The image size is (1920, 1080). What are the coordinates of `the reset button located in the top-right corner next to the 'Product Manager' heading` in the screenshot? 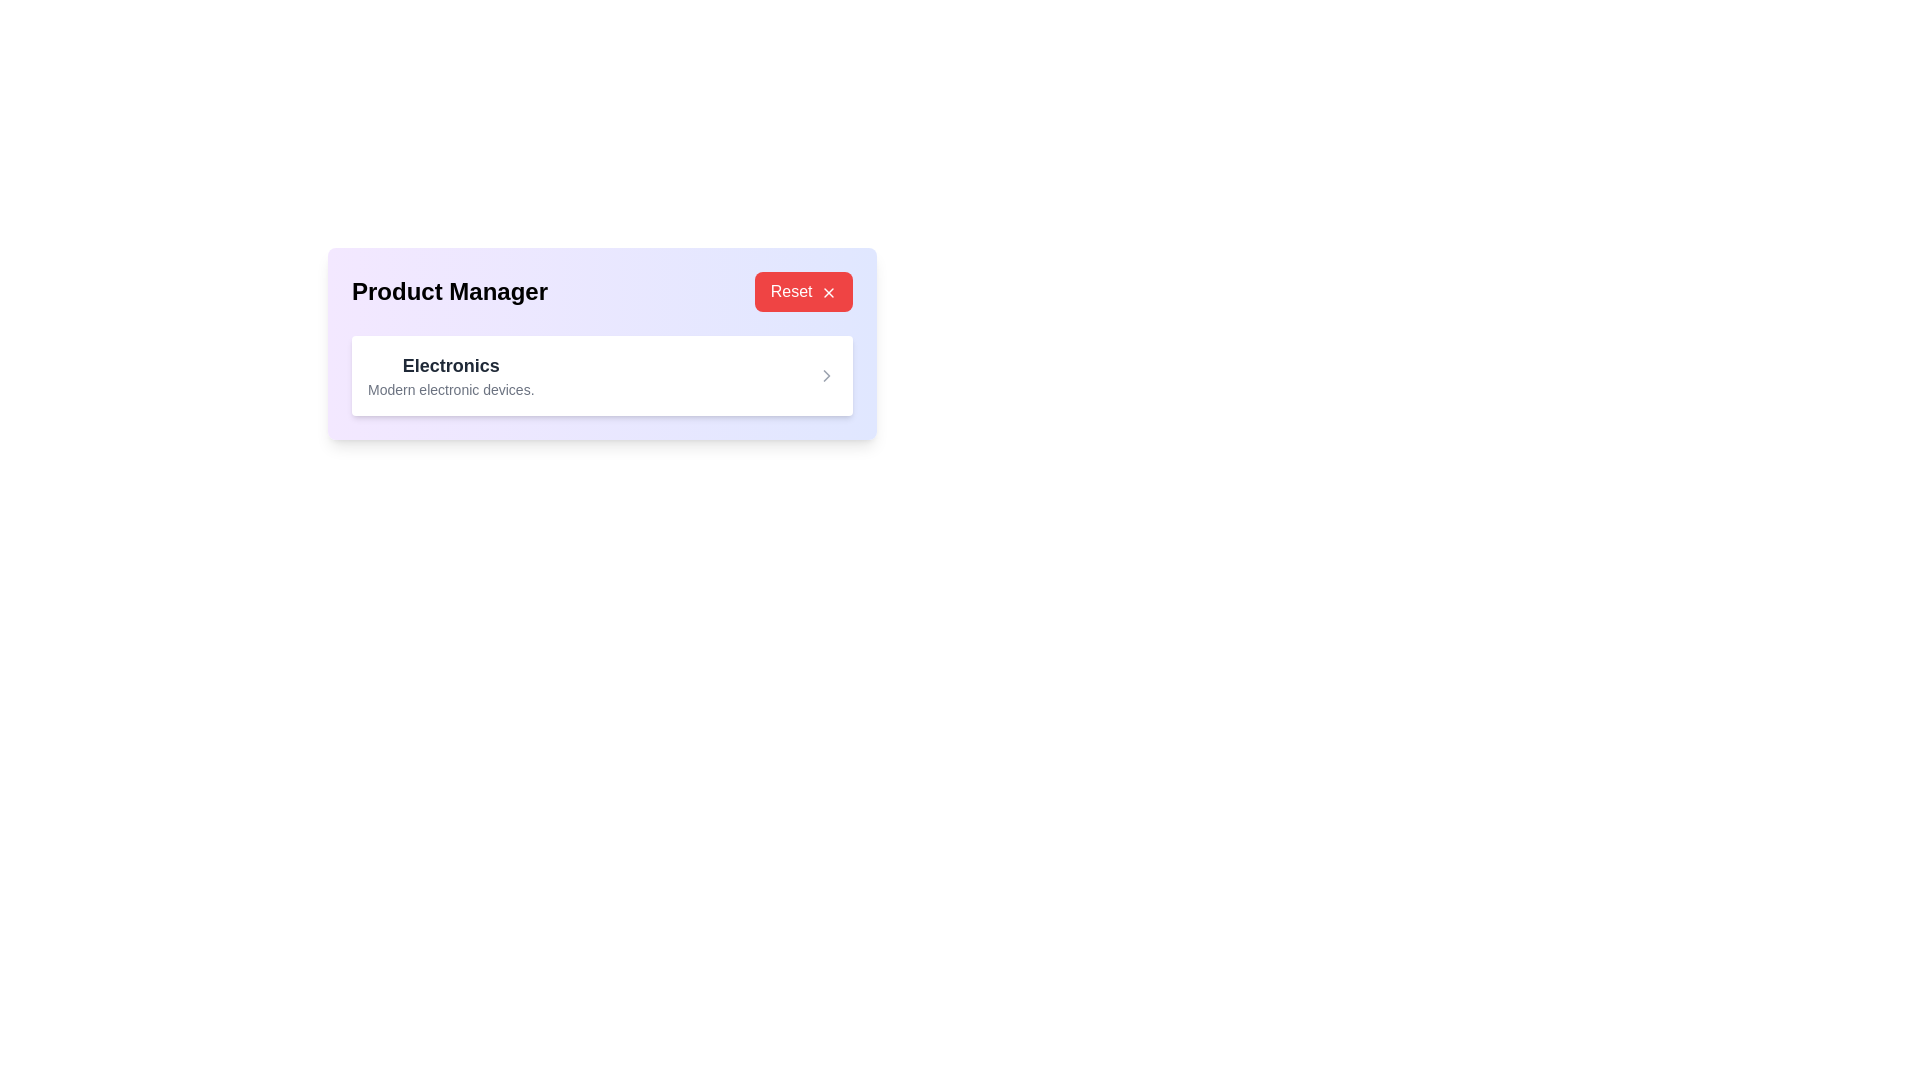 It's located at (803, 292).